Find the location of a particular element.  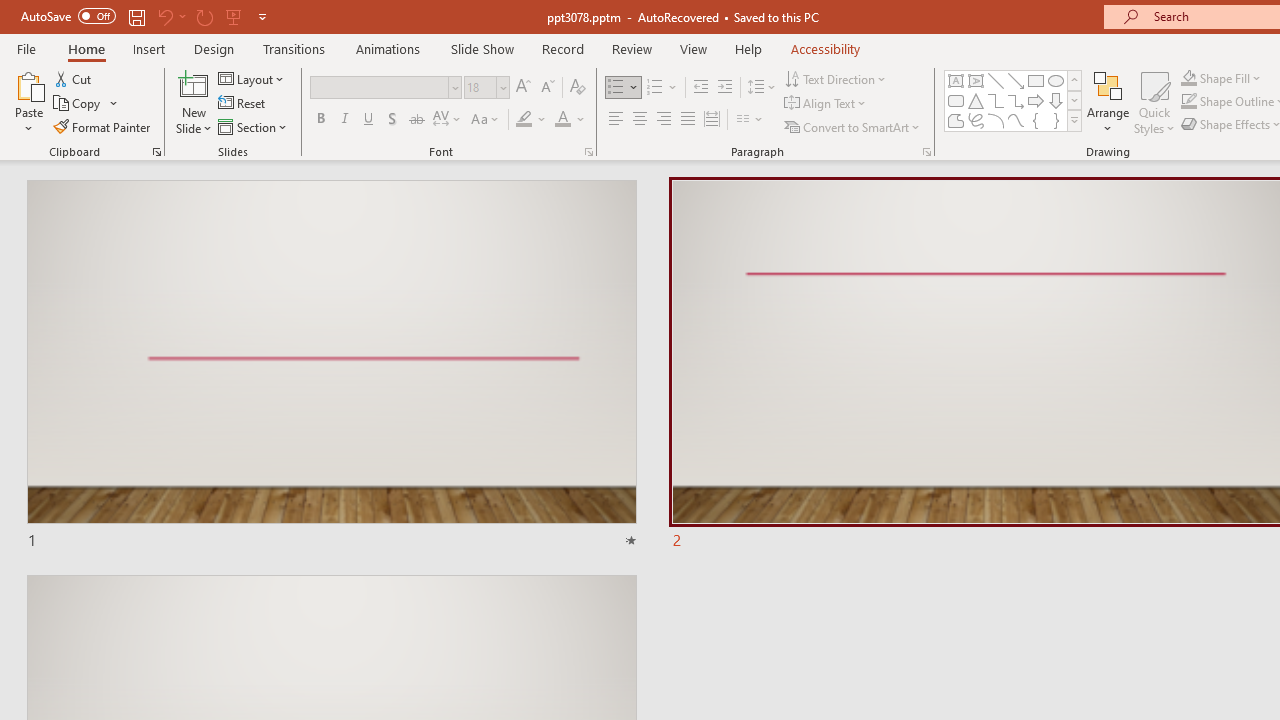

'File Tab' is located at coordinates (26, 47).